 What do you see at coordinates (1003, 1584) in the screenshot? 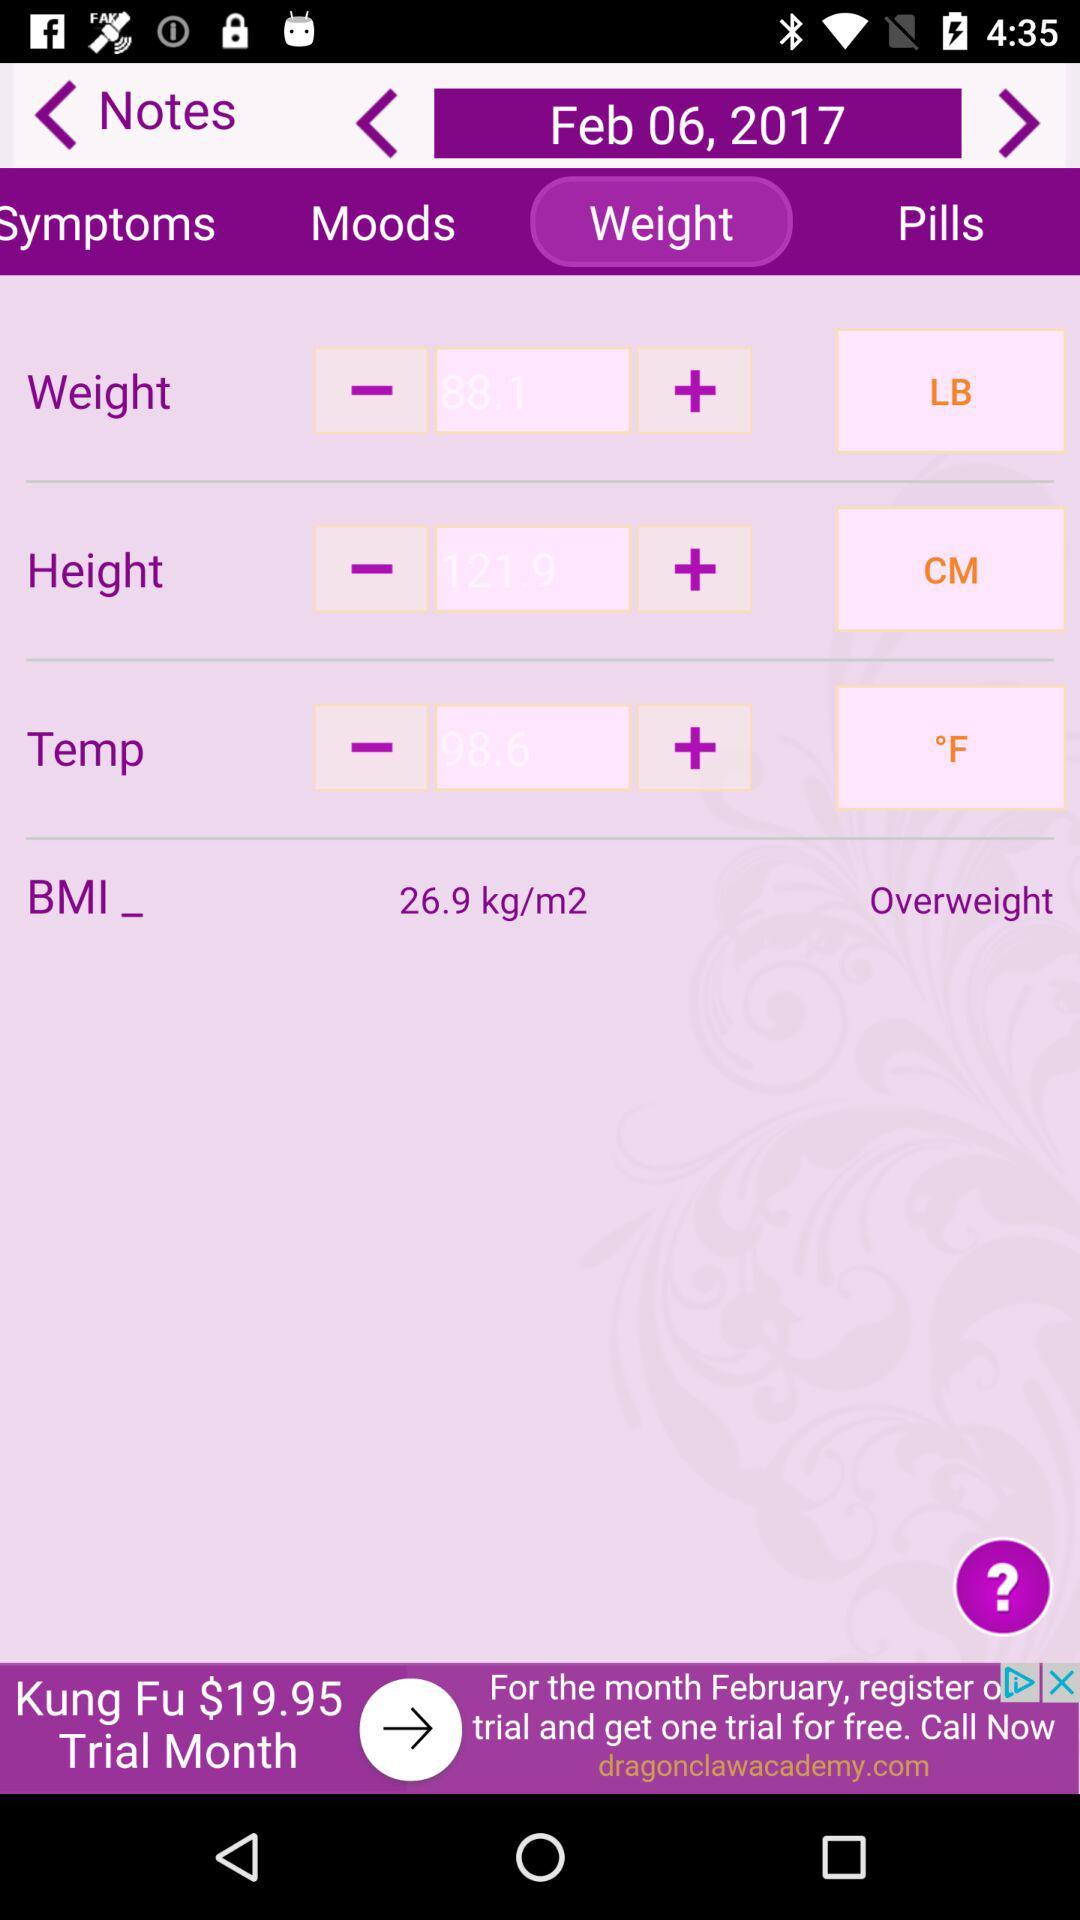
I see `help` at bounding box center [1003, 1584].